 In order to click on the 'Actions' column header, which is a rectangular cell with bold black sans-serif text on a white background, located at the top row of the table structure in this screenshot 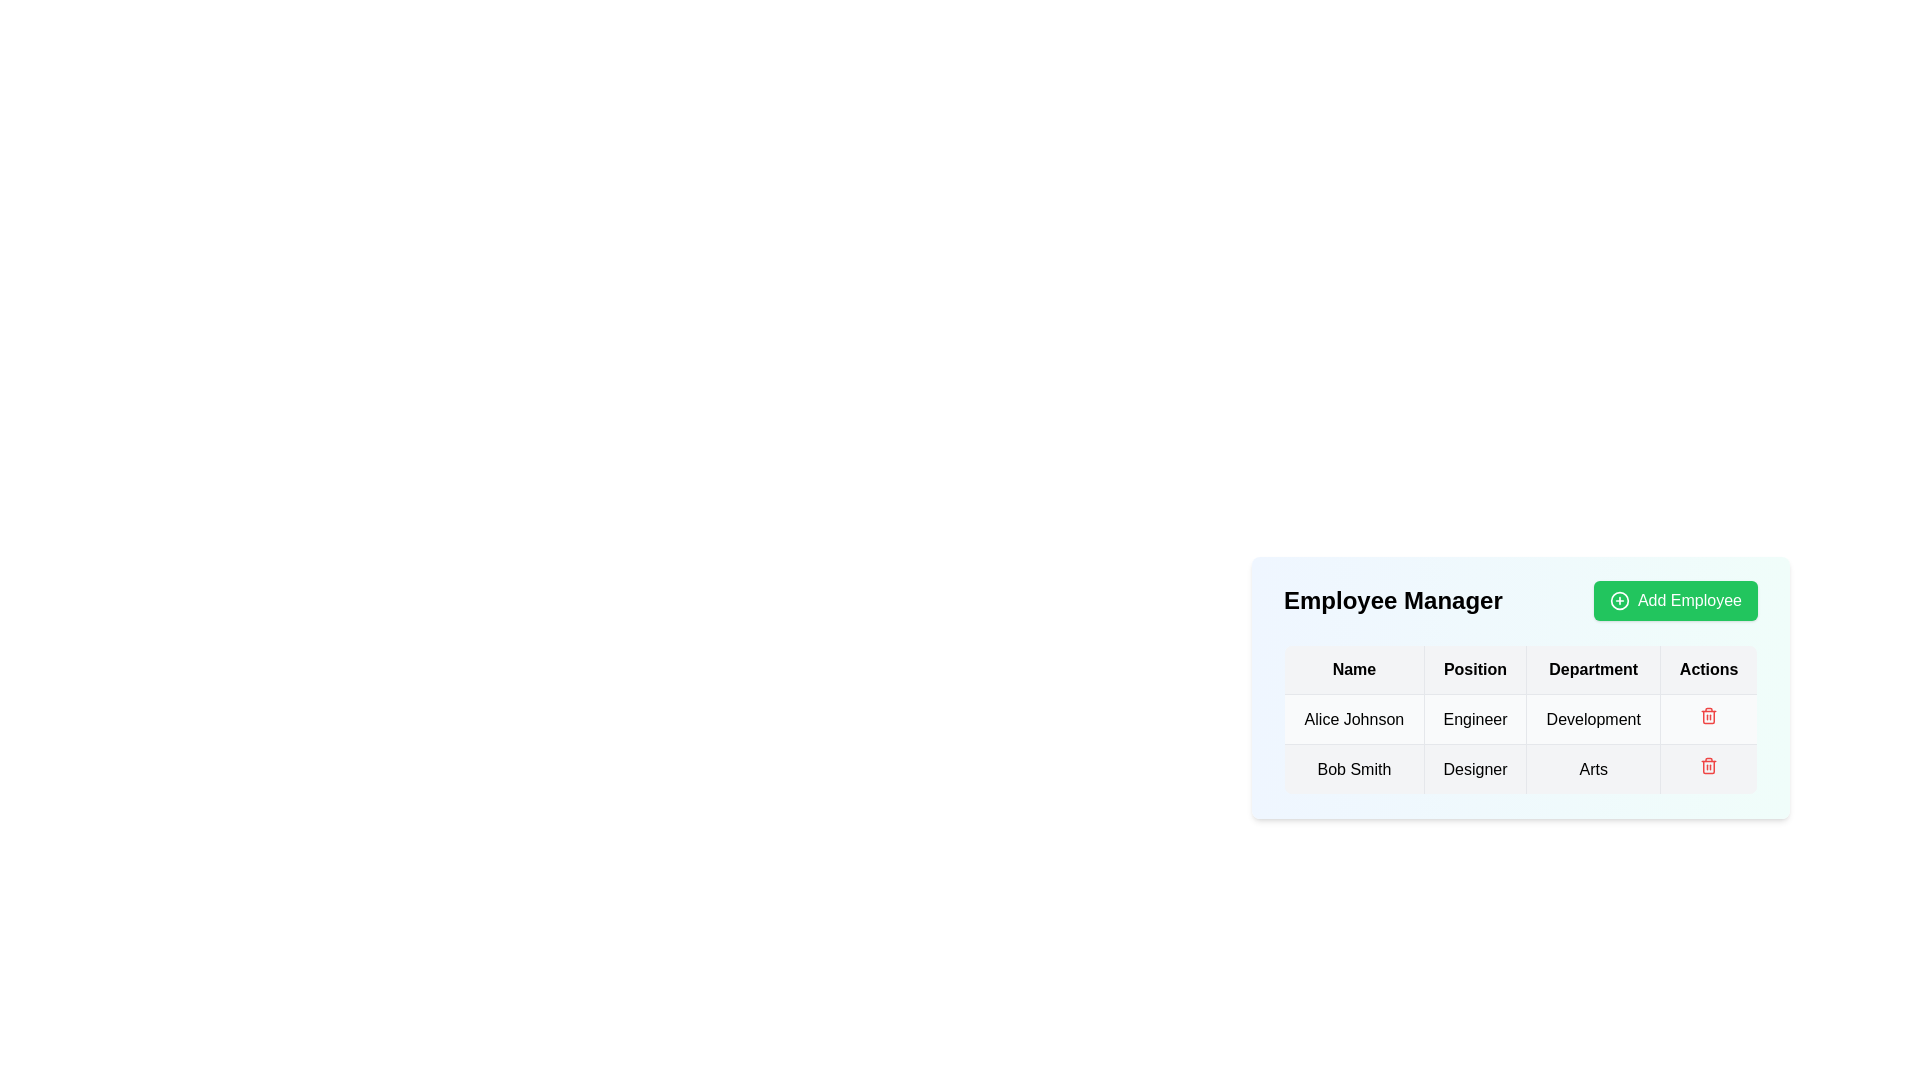, I will do `click(1708, 670)`.